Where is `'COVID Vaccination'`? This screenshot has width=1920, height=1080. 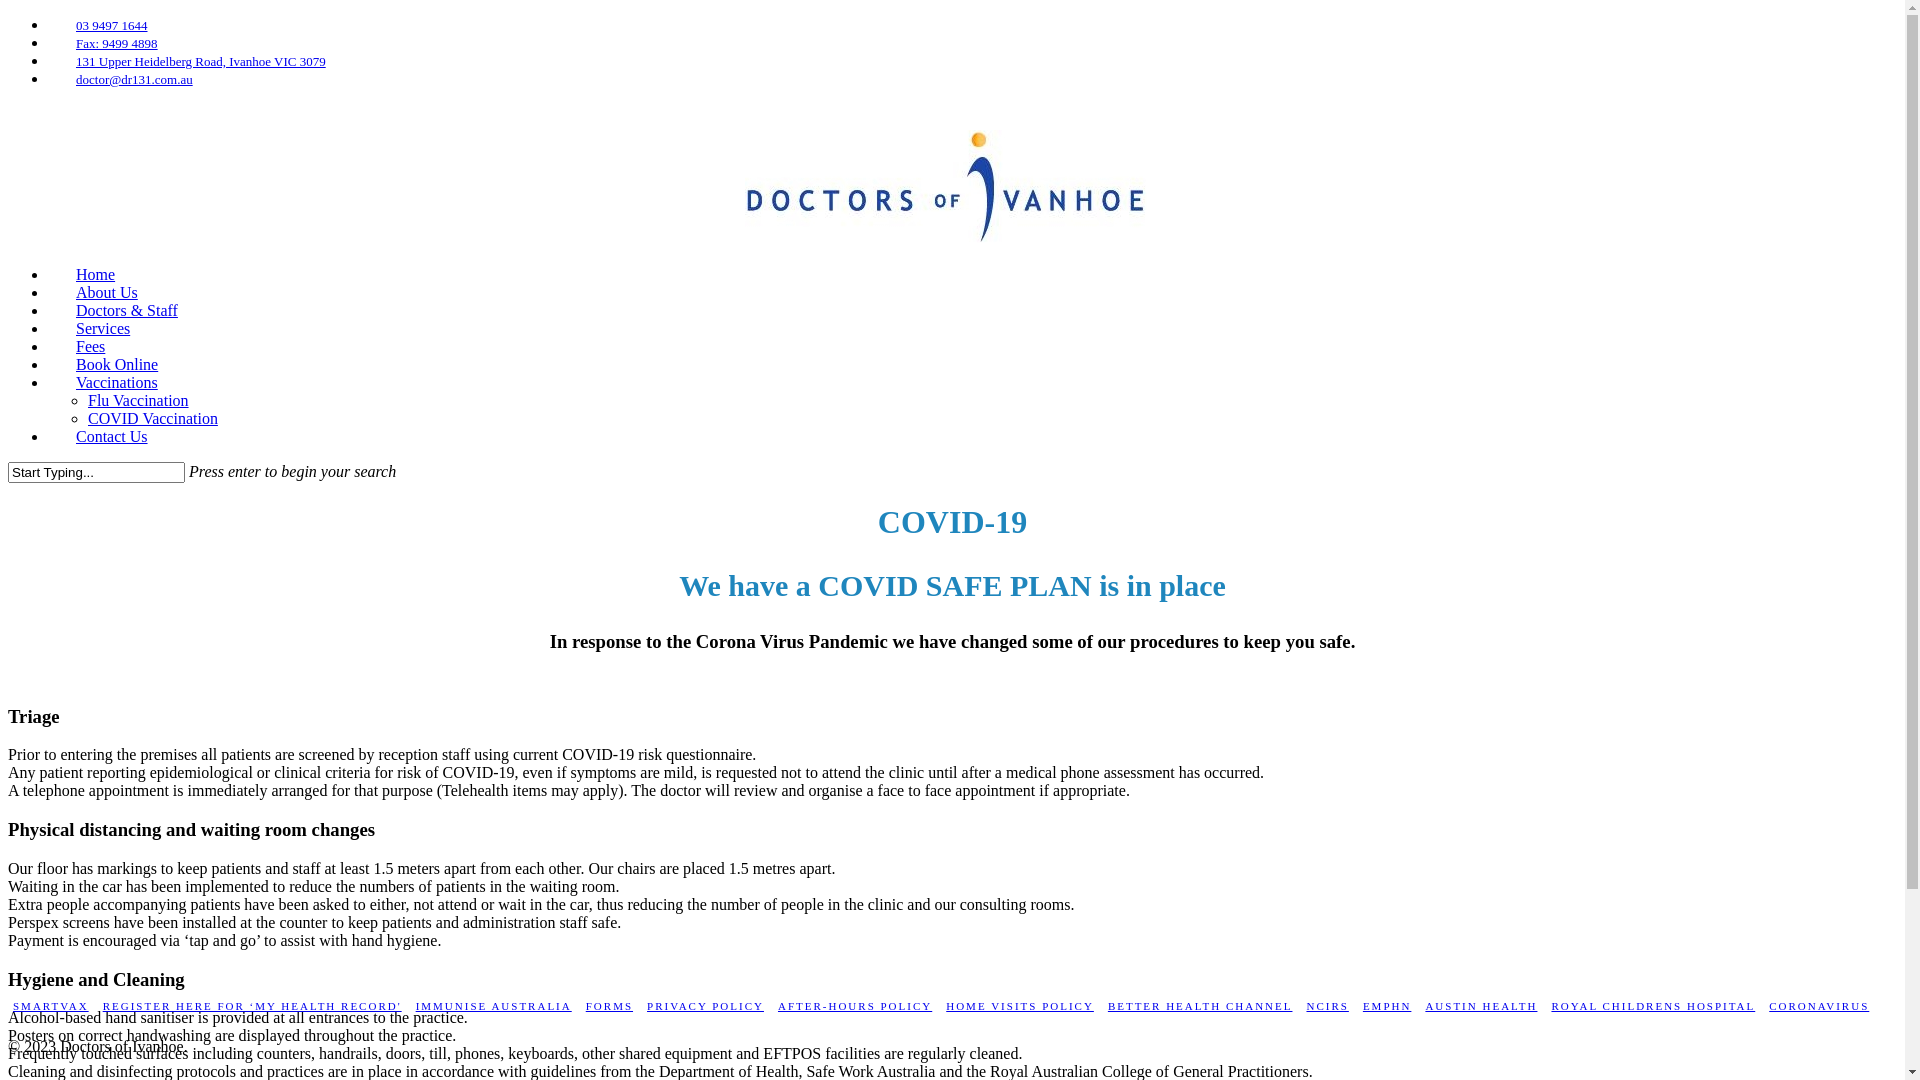 'COVID Vaccination' is located at coordinates (152, 417).